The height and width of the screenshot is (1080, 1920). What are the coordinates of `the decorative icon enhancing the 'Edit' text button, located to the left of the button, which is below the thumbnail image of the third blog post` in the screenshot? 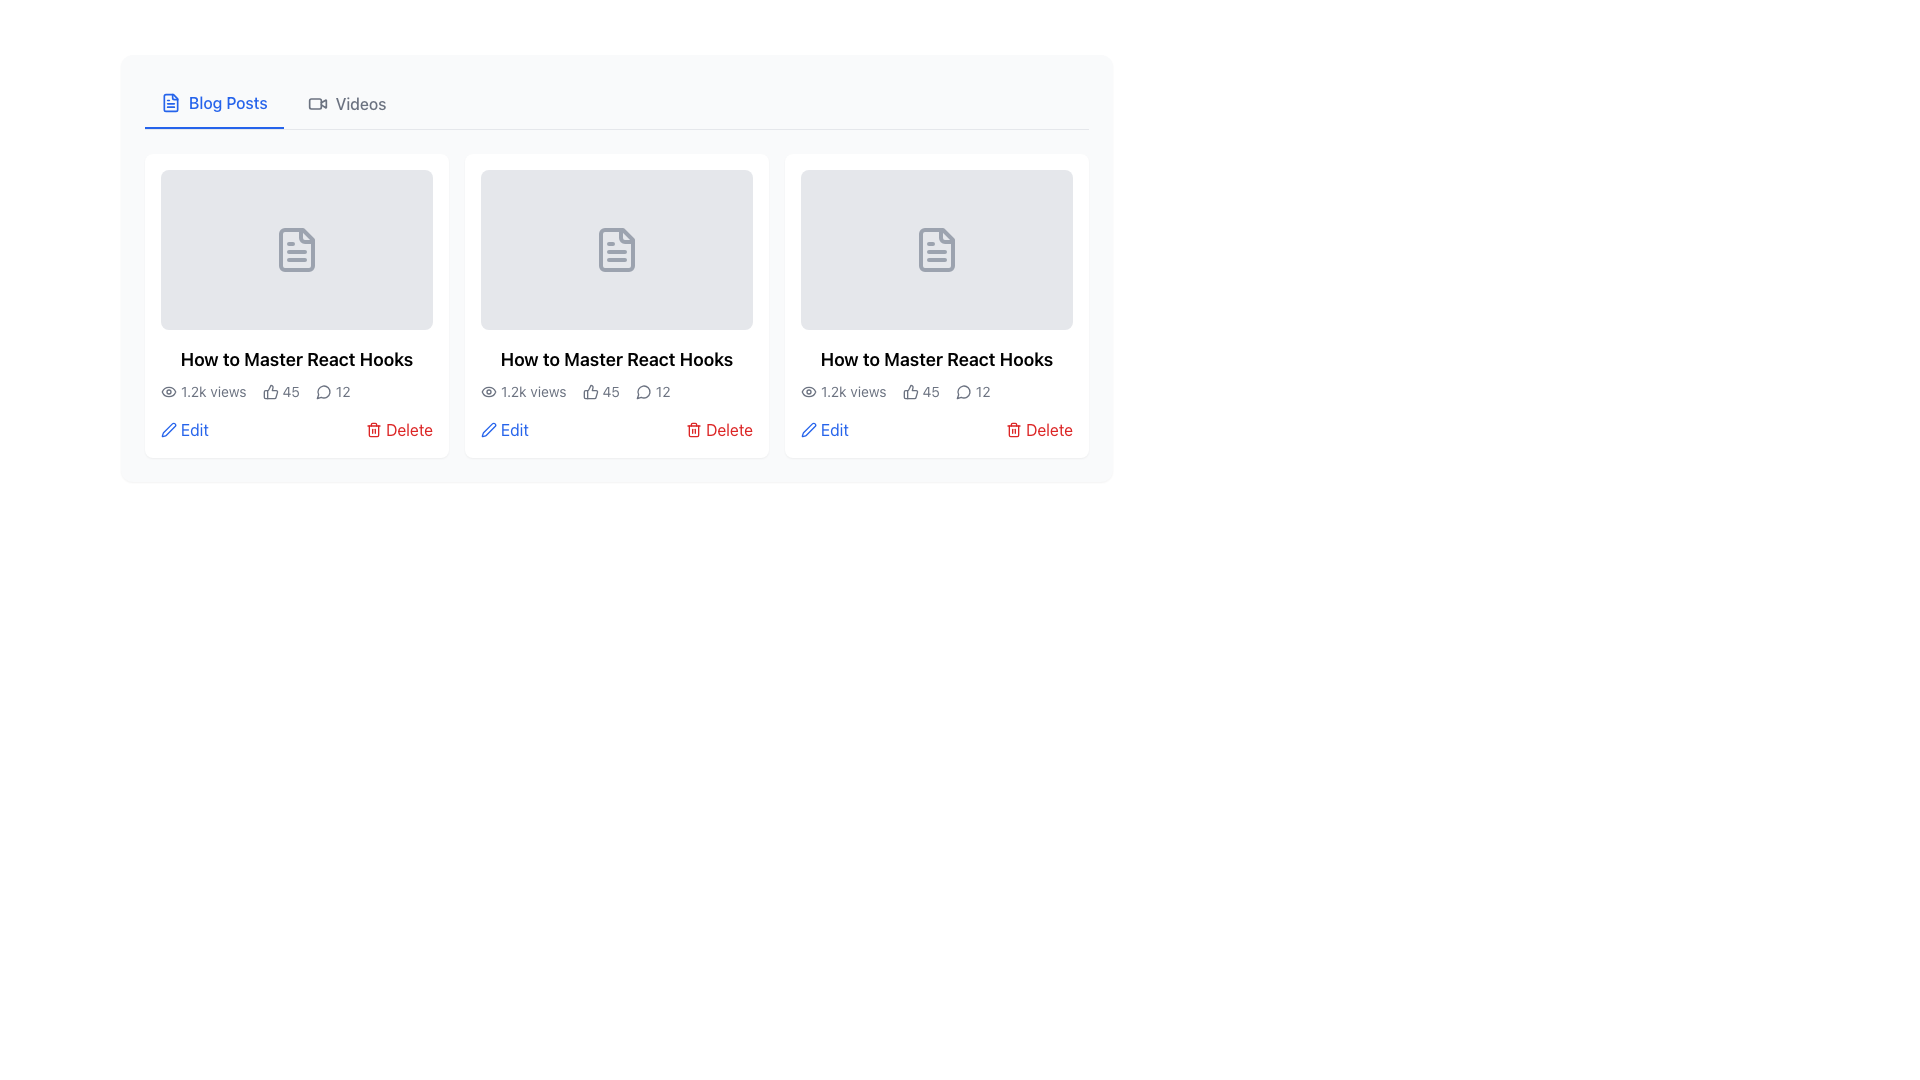 It's located at (809, 428).